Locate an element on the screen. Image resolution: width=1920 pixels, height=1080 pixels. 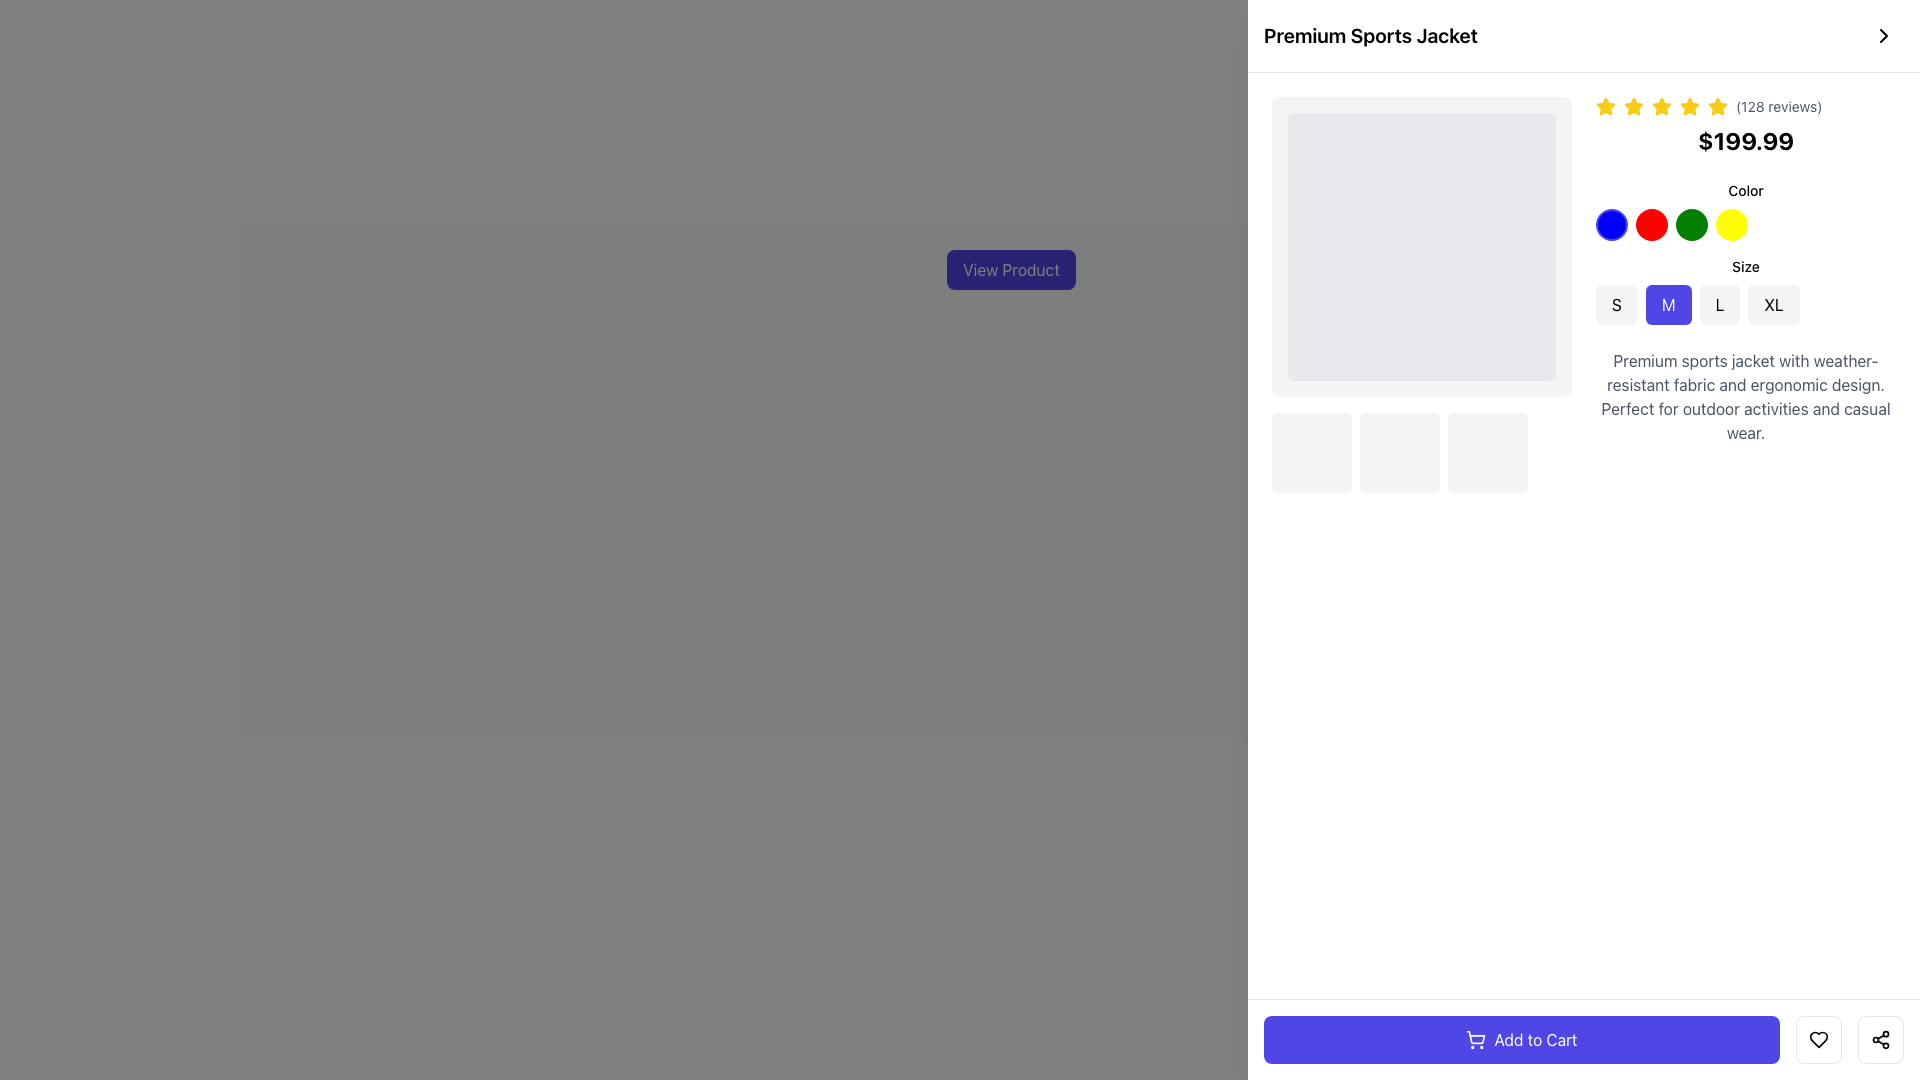
product description displayed in the text element located towards the bottom-right of the product display section is located at coordinates (1745, 397).